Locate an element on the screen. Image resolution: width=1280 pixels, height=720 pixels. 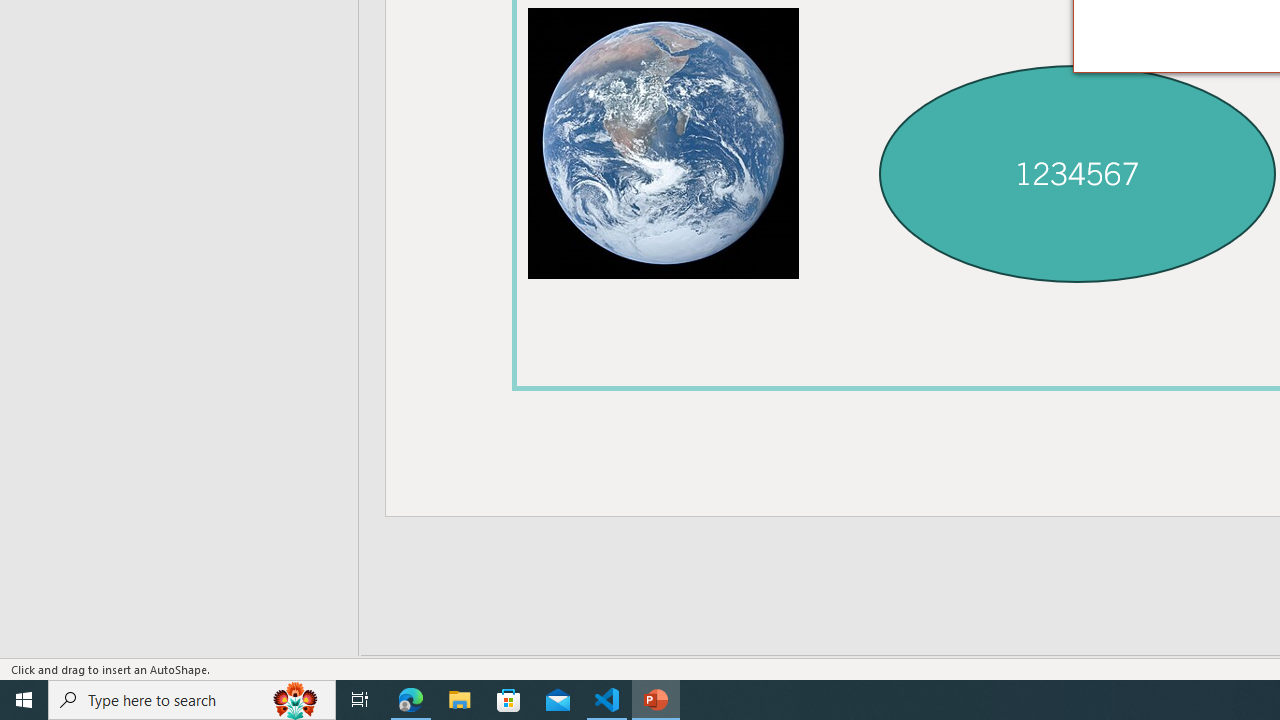
'Type here to search' is located at coordinates (192, 698).